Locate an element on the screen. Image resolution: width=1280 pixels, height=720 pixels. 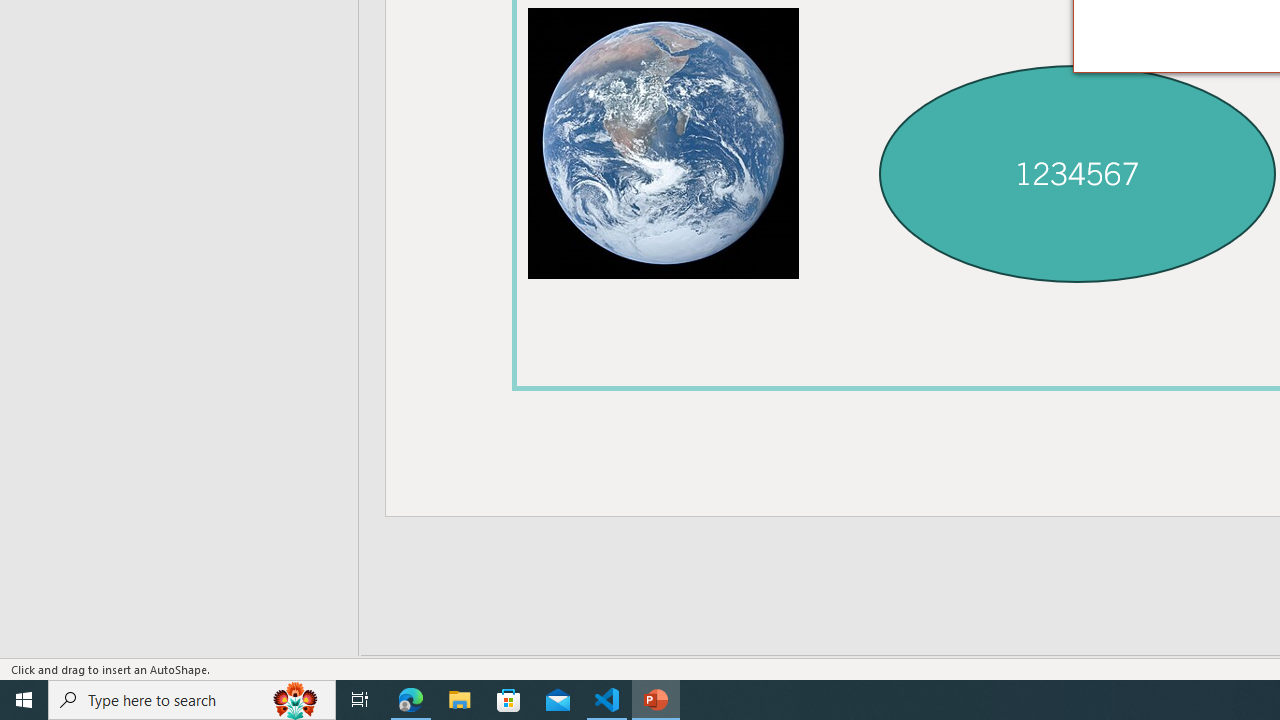
'Type here to search' is located at coordinates (192, 698).